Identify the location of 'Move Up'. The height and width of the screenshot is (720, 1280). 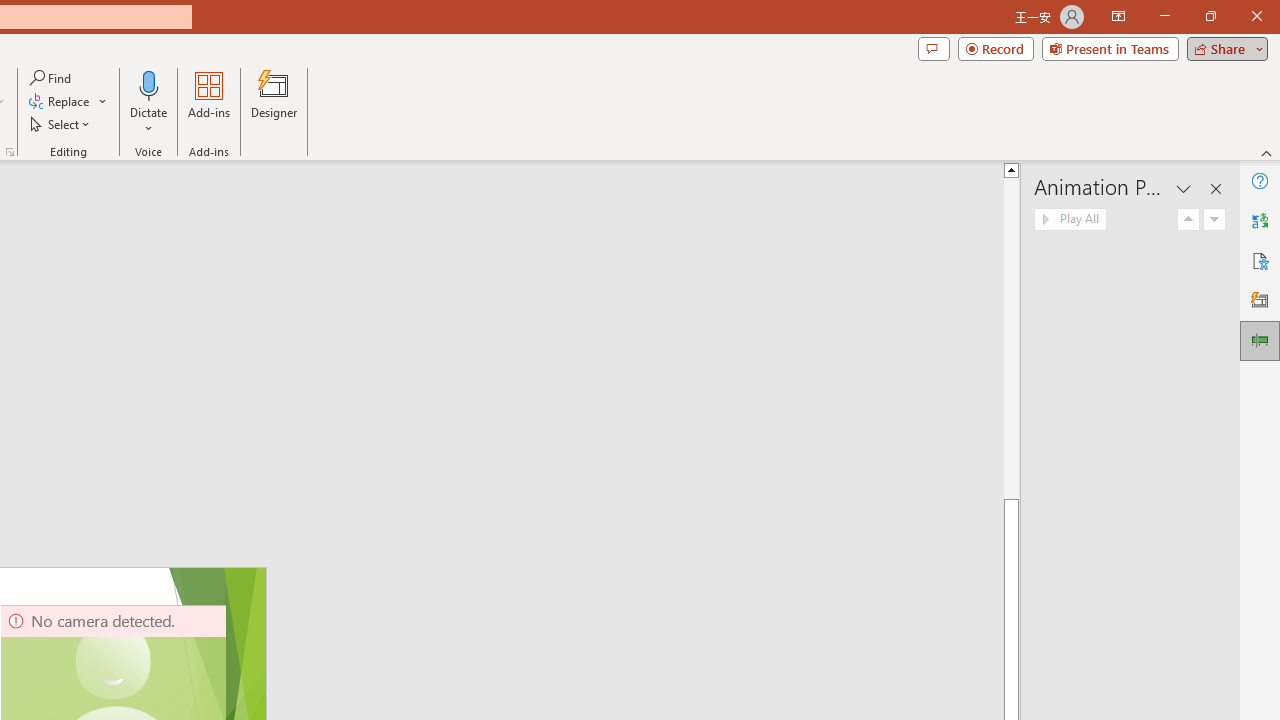
(1189, 219).